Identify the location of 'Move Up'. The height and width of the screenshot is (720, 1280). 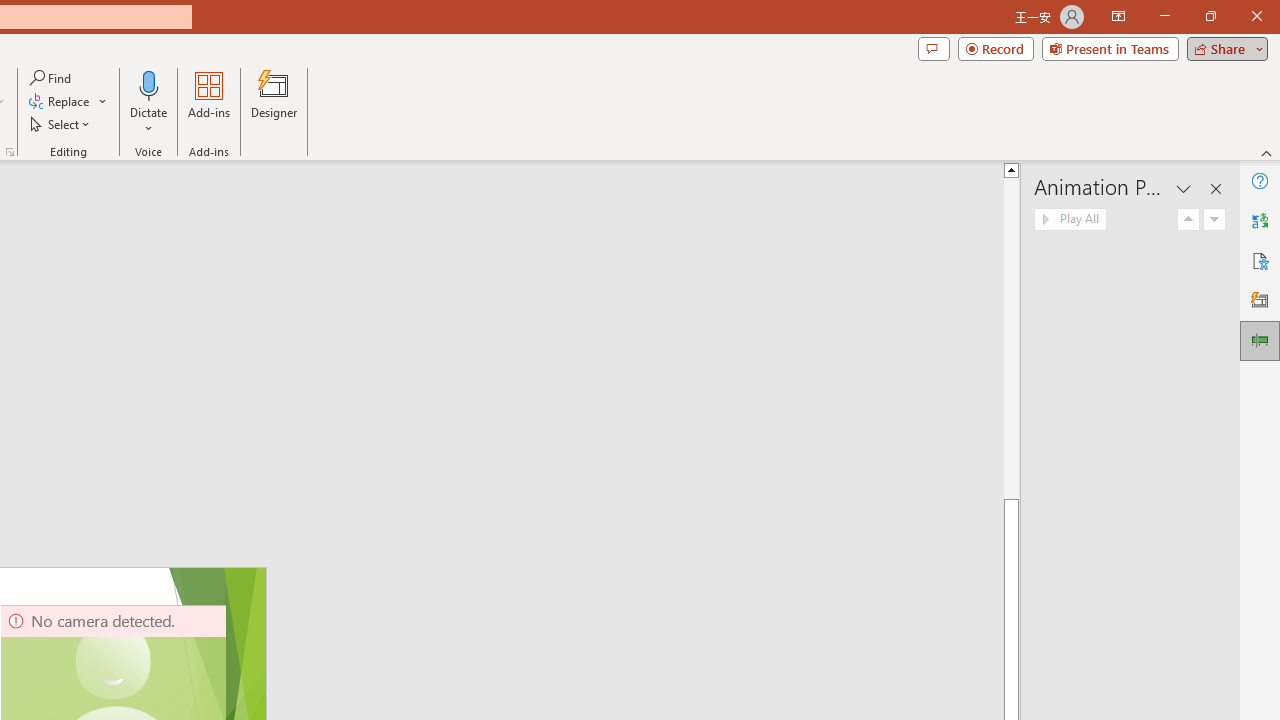
(1189, 219).